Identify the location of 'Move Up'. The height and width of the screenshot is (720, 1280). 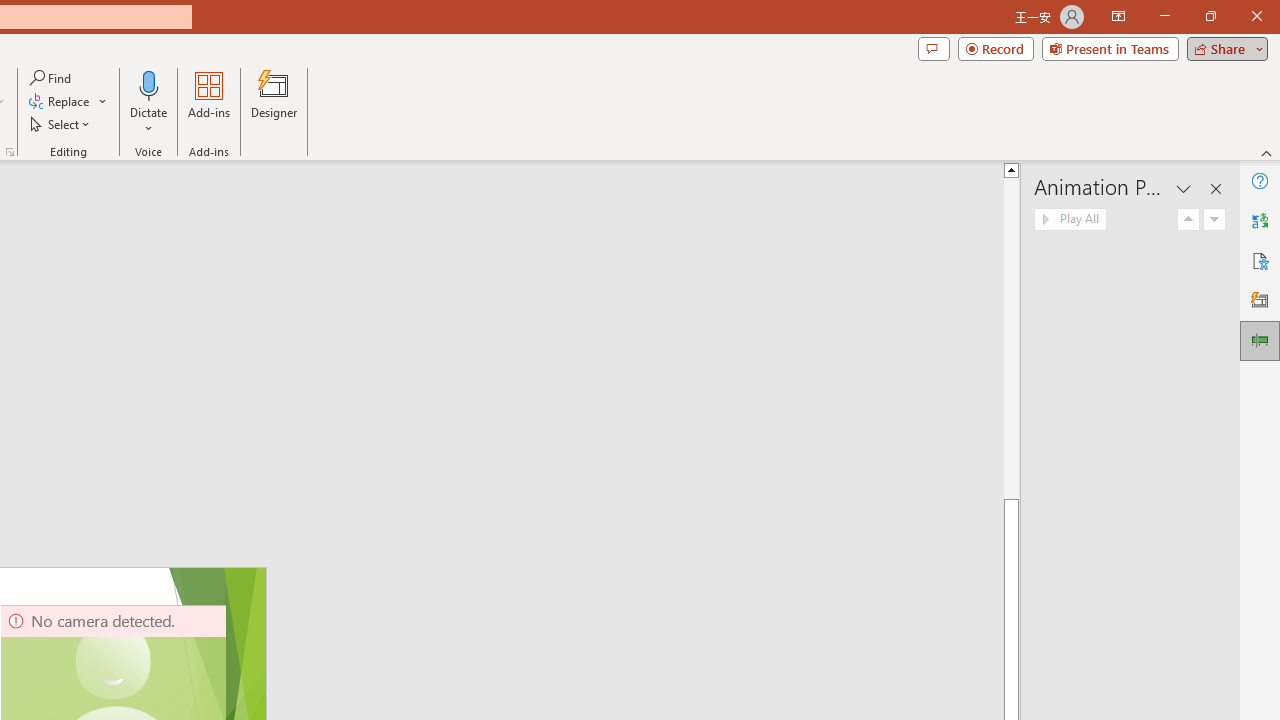
(1189, 219).